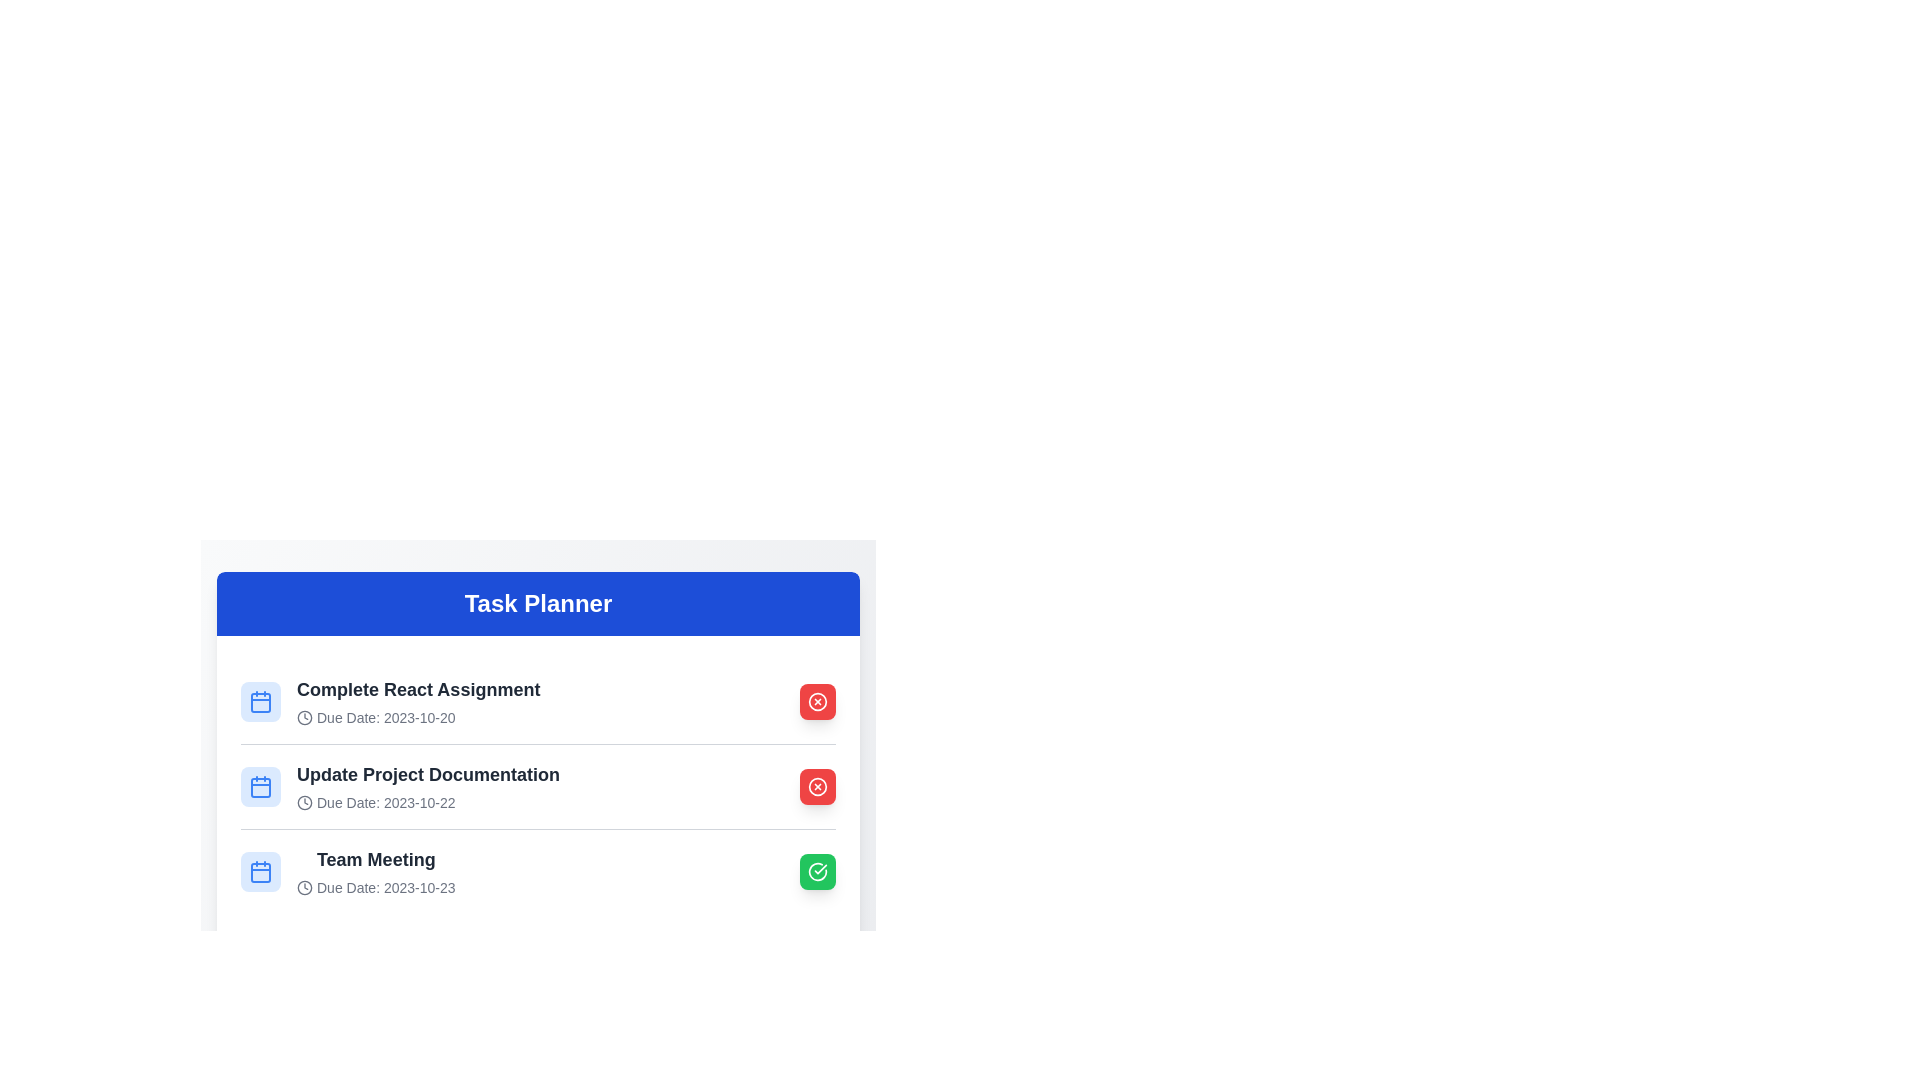 This screenshot has height=1080, width=1920. Describe the element at coordinates (259, 785) in the screenshot. I see `the blue calendar icon located in the 'Task Planner' panel, adjacent to the text 'Update Project Documentation'` at that location.